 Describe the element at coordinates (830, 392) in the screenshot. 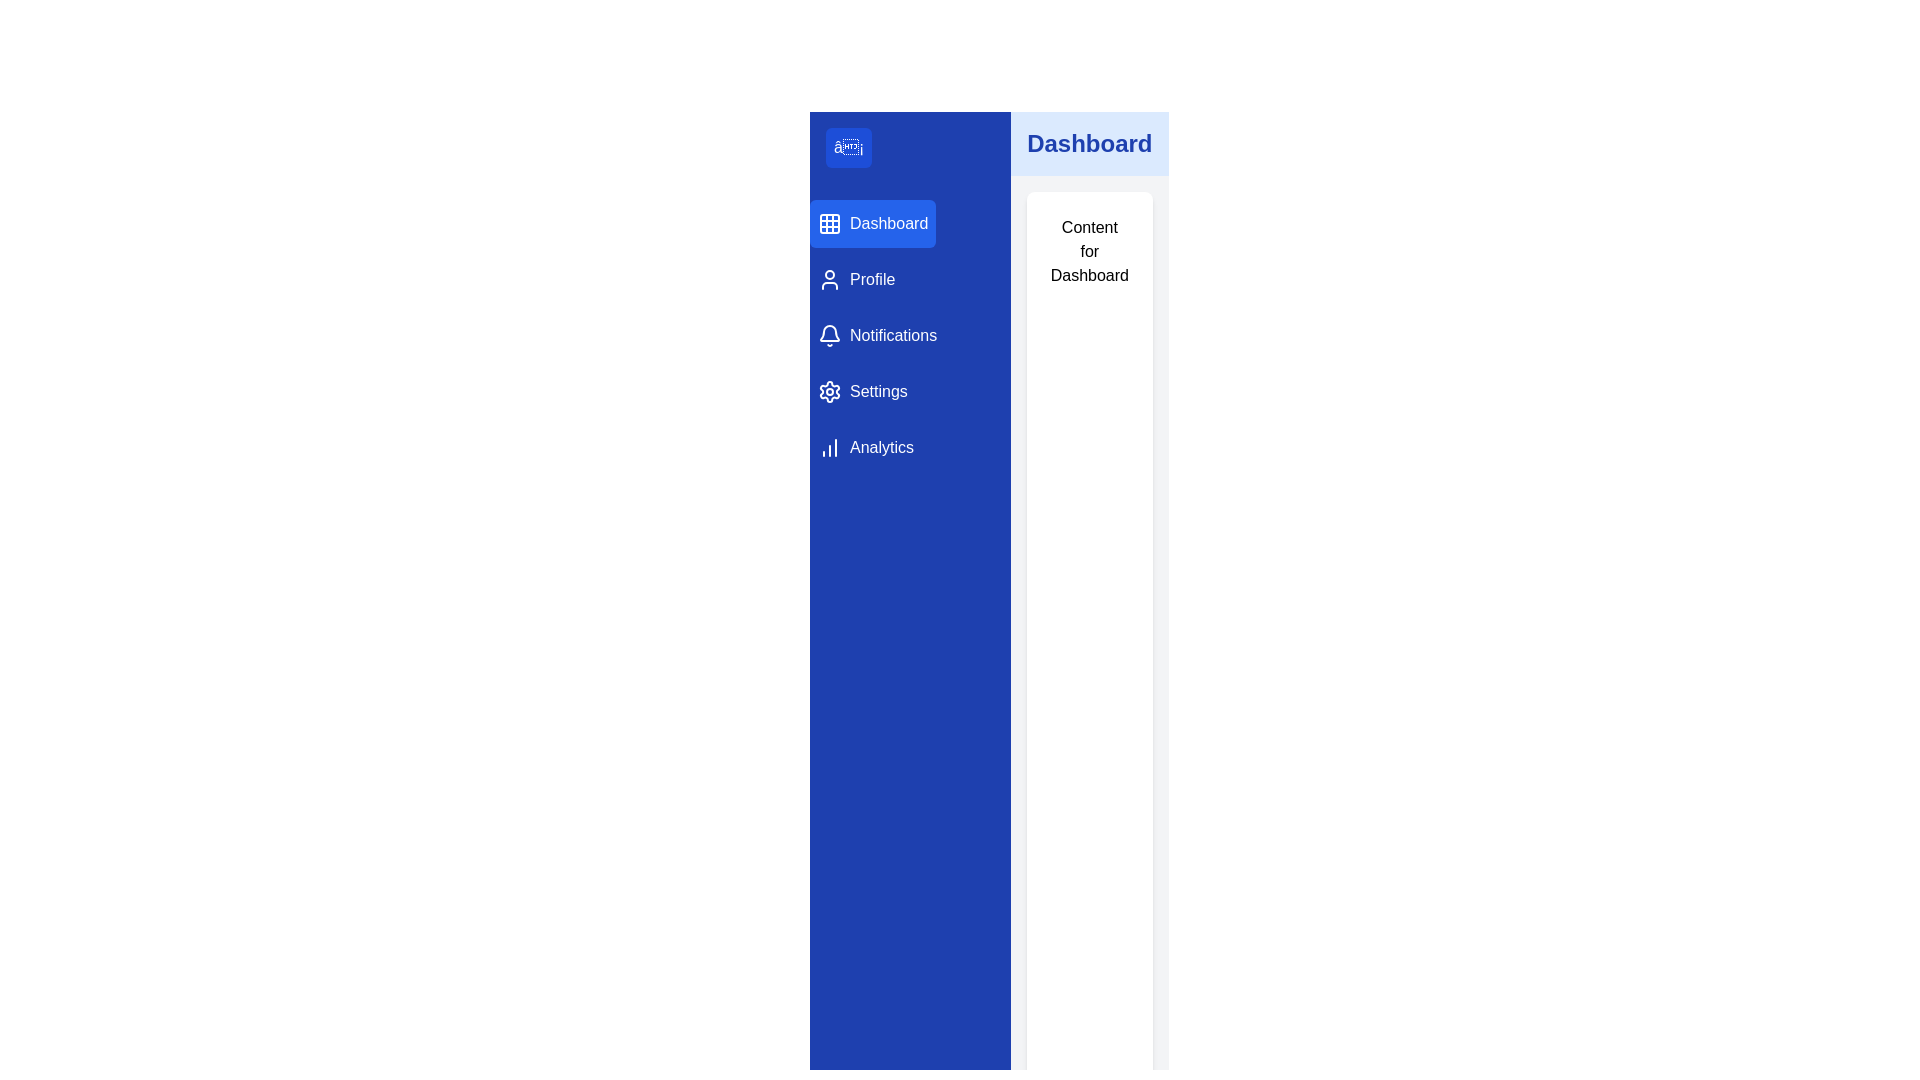

I see `the gear-shaped 'Settings' icon` at that location.